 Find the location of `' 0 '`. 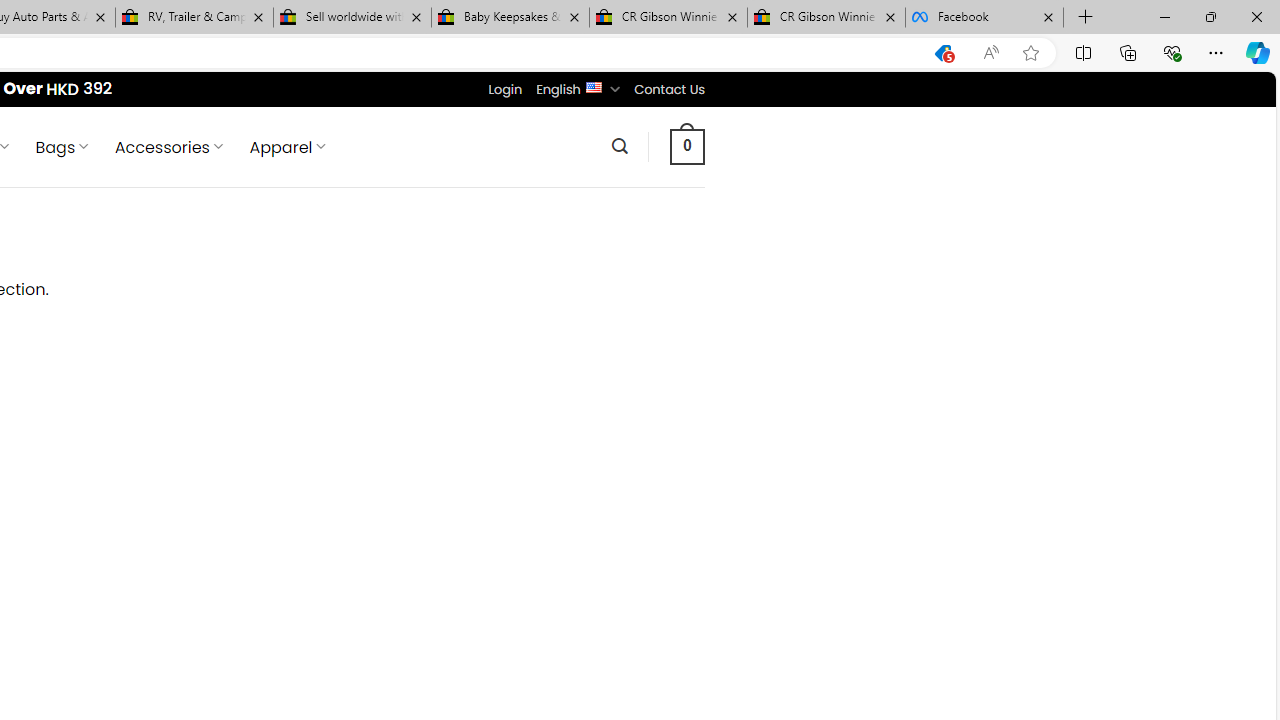

' 0 ' is located at coordinates (688, 145).